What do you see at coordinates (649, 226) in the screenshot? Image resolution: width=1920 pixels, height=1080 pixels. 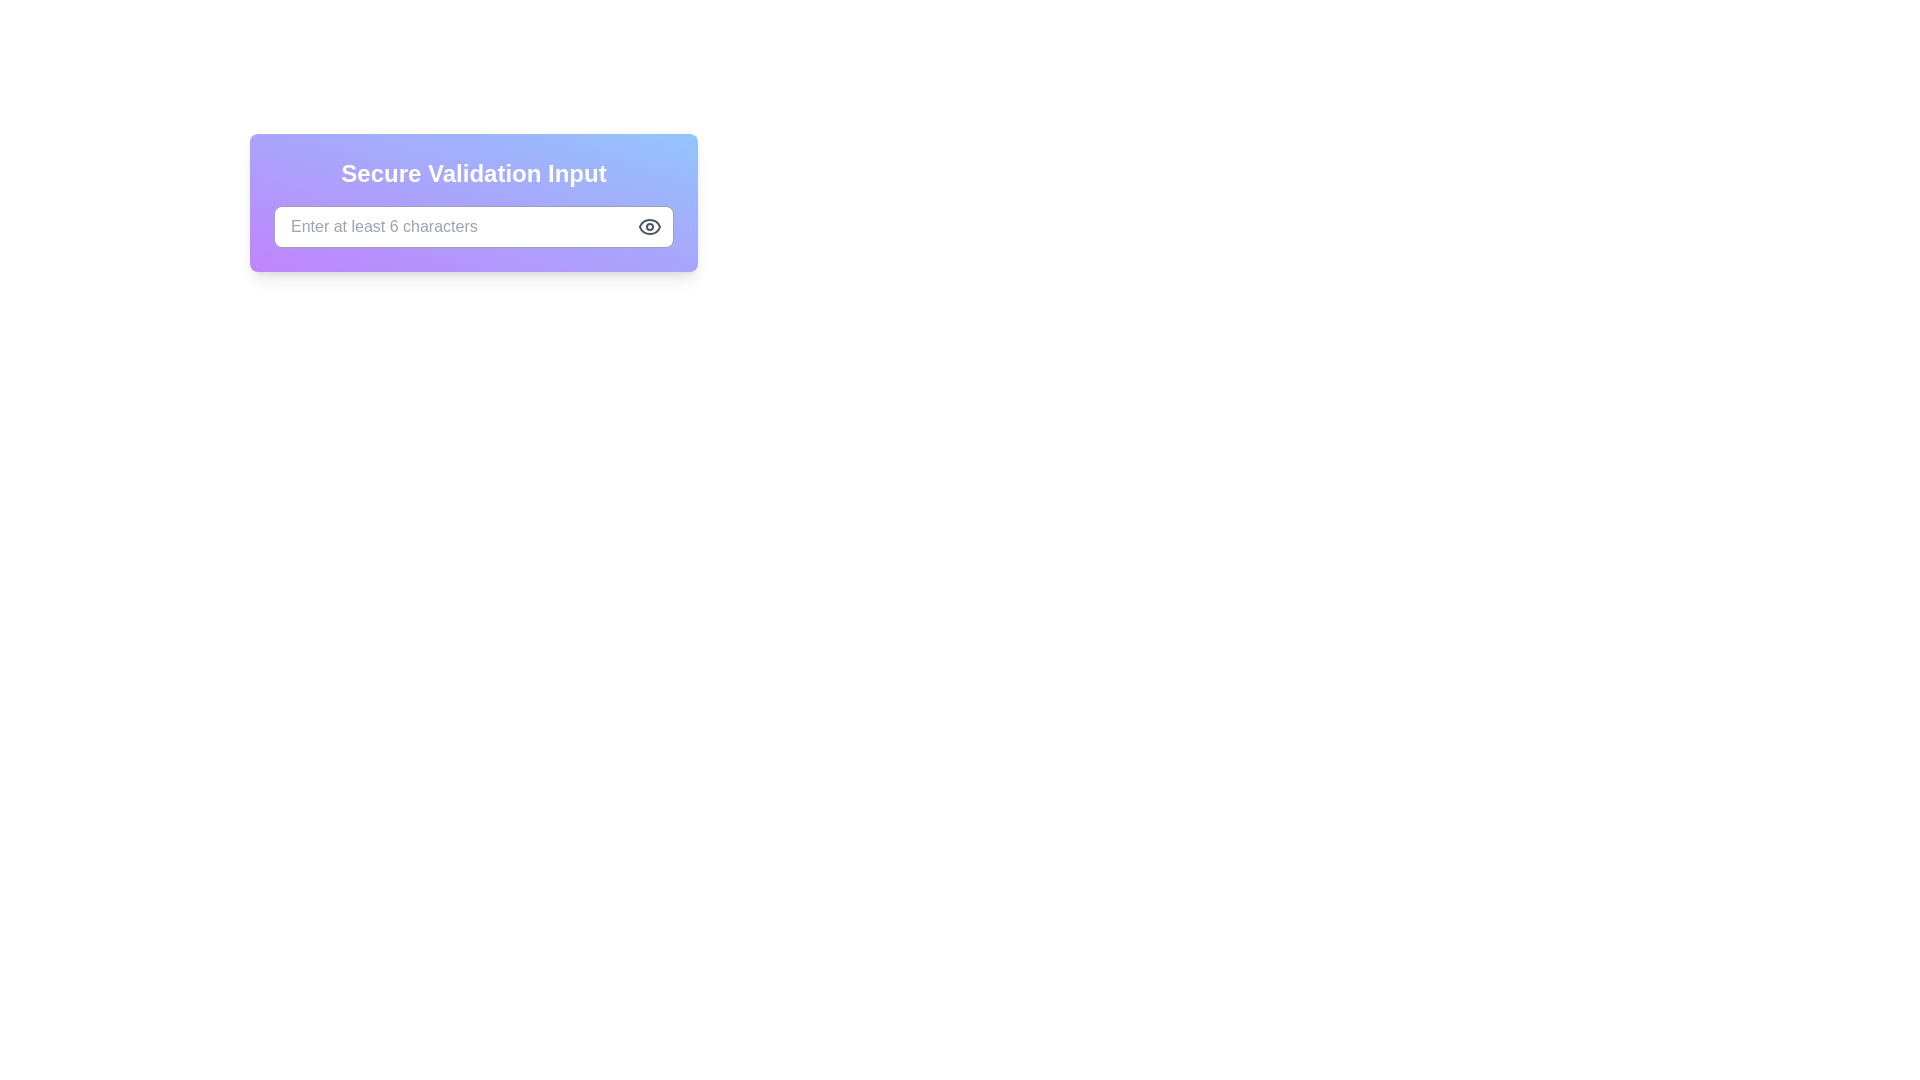 I see `the eye icon button on the far right-hand side of the 'Secure Validation Input' field` at bounding box center [649, 226].